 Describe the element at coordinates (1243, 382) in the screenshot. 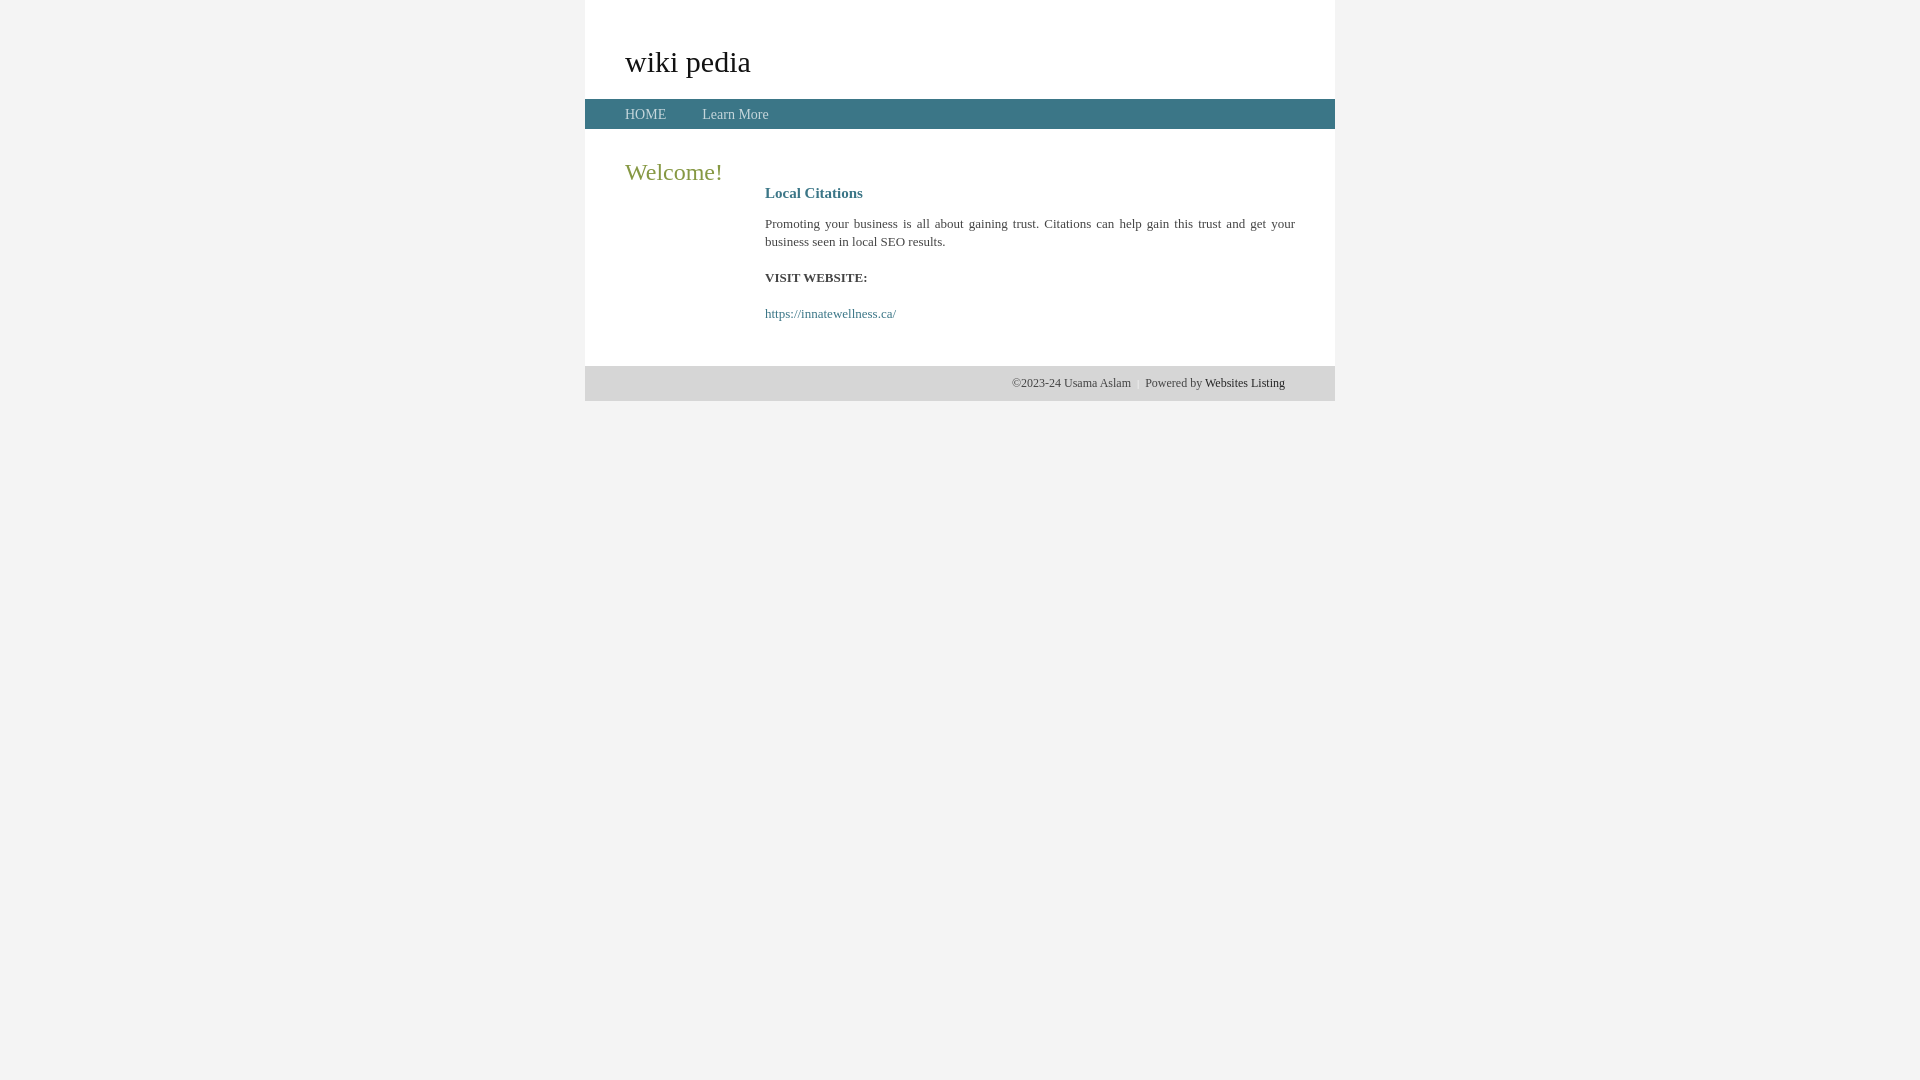

I see `'Websites Listing'` at that location.